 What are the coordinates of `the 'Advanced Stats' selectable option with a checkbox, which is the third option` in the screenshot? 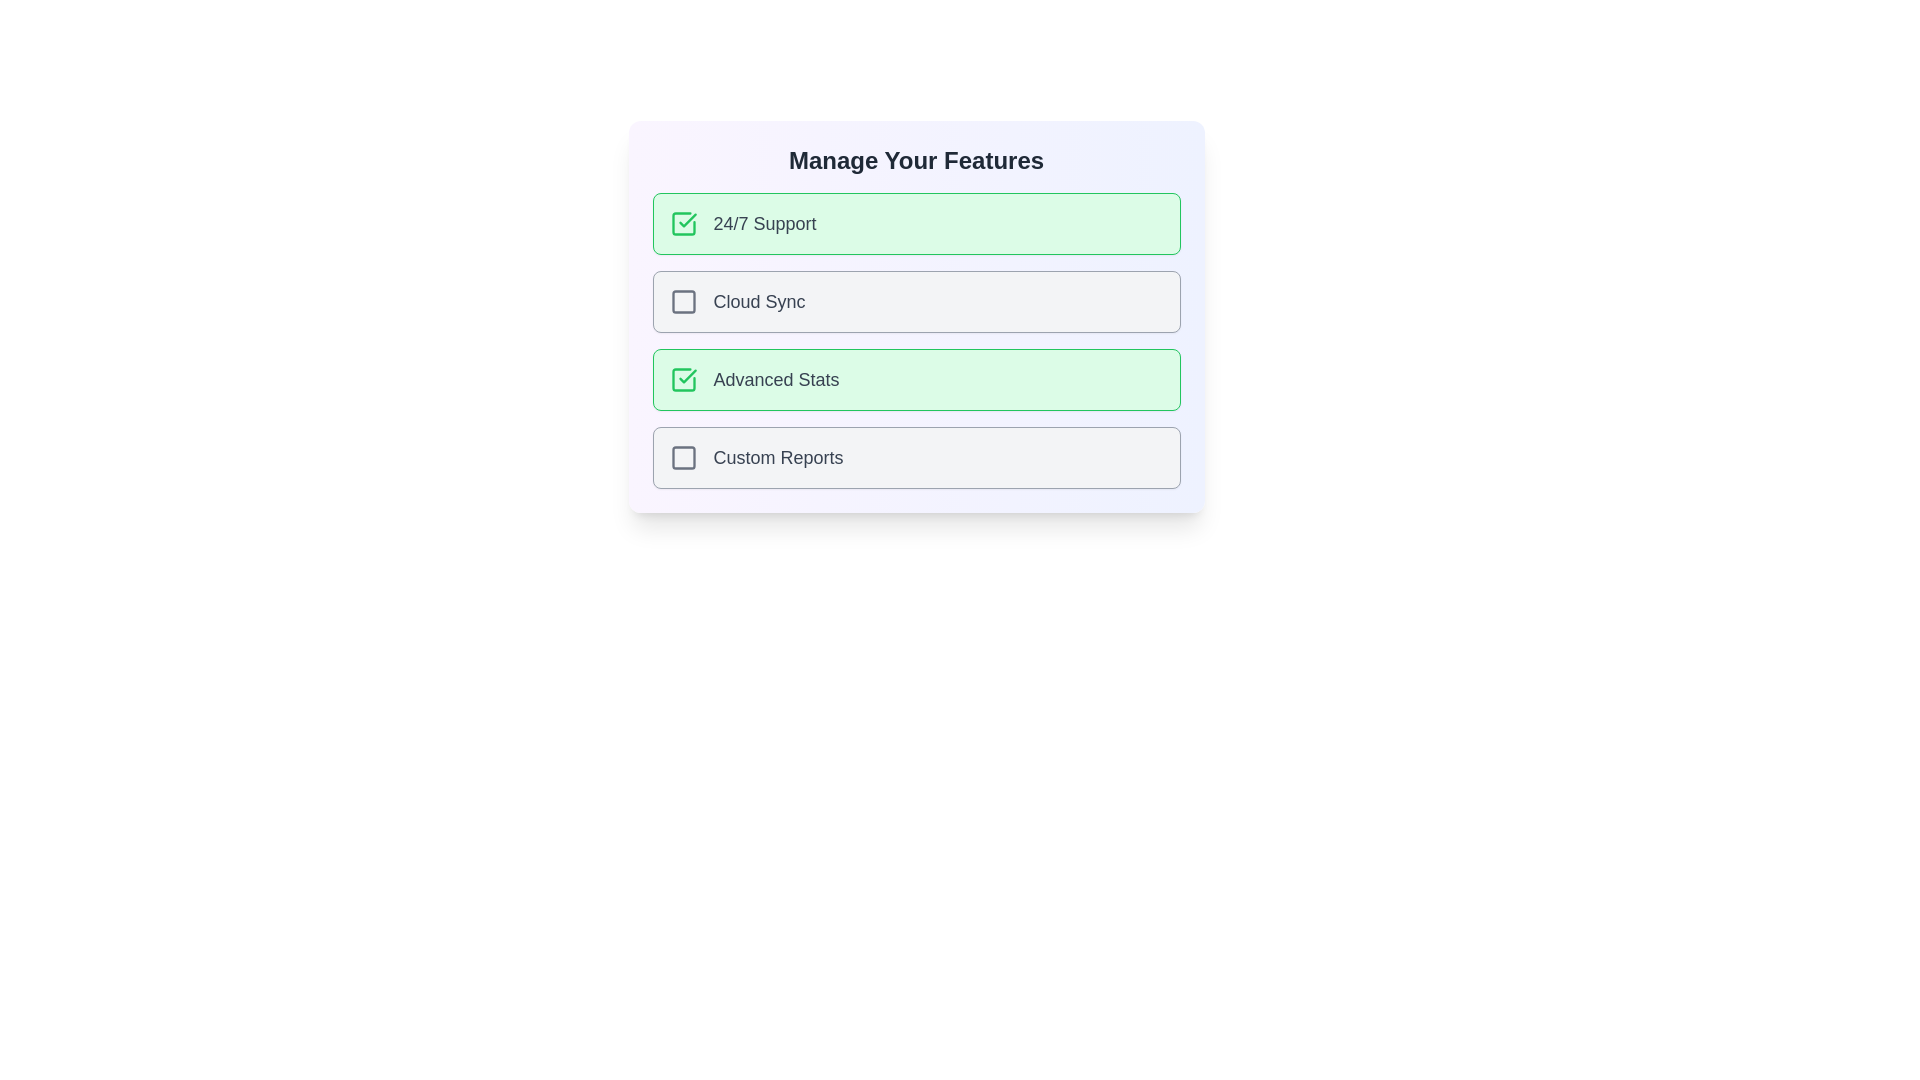 It's located at (915, 380).